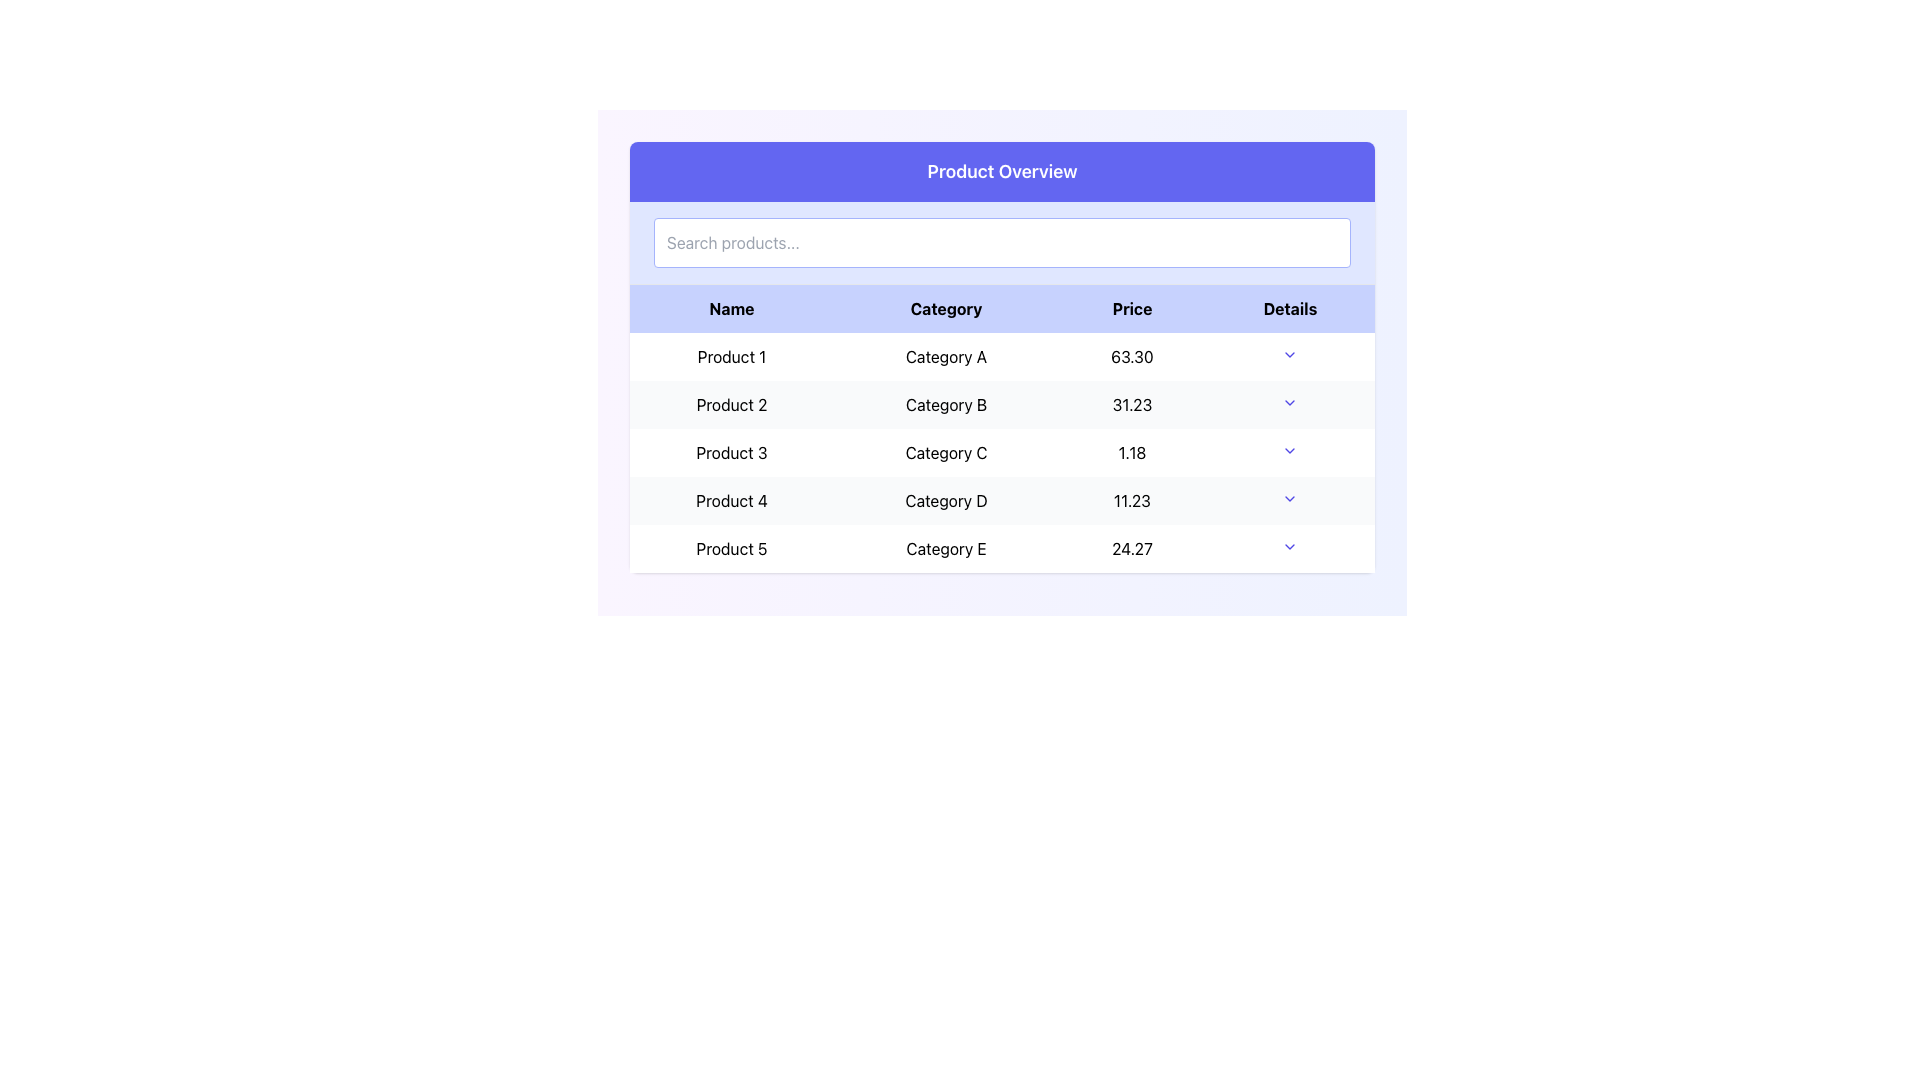 This screenshot has height=1080, width=1920. I want to click on the Text Header which has a blue background and white text reading 'Product Overview', so click(1002, 171).